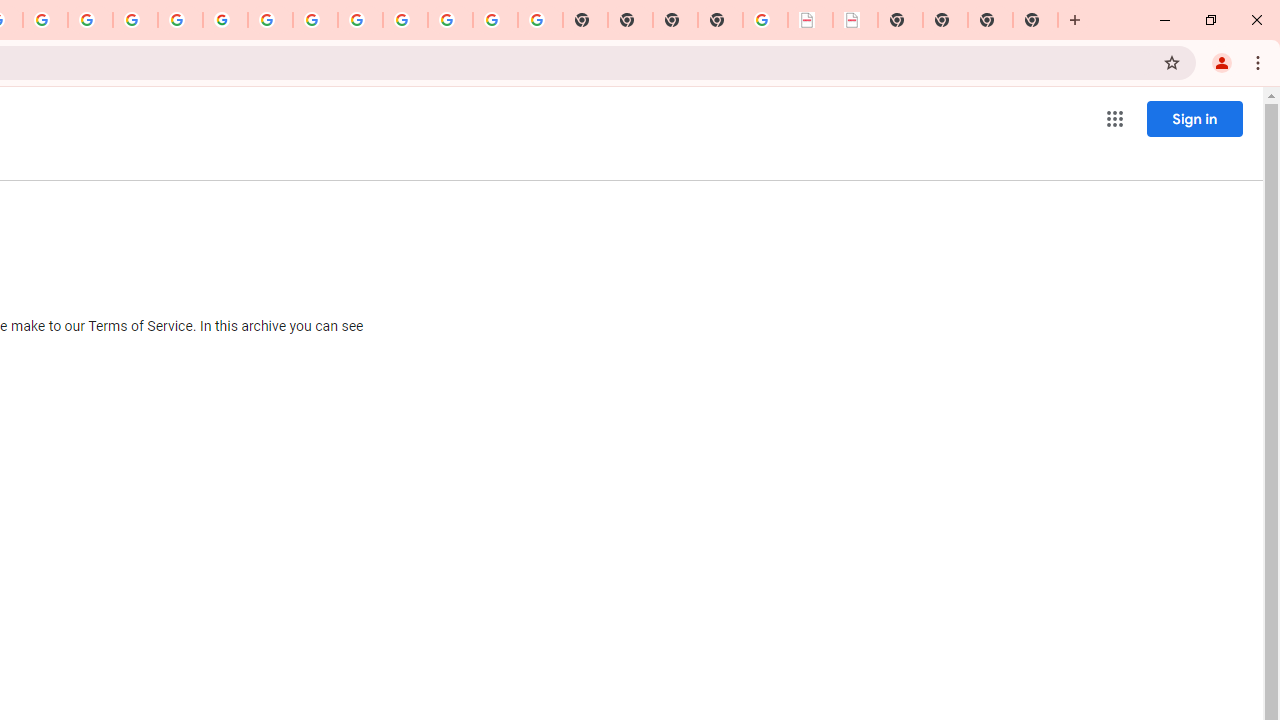 The width and height of the screenshot is (1280, 720). What do you see at coordinates (540, 20) in the screenshot?
I see `'Google Images'` at bounding box center [540, 20].